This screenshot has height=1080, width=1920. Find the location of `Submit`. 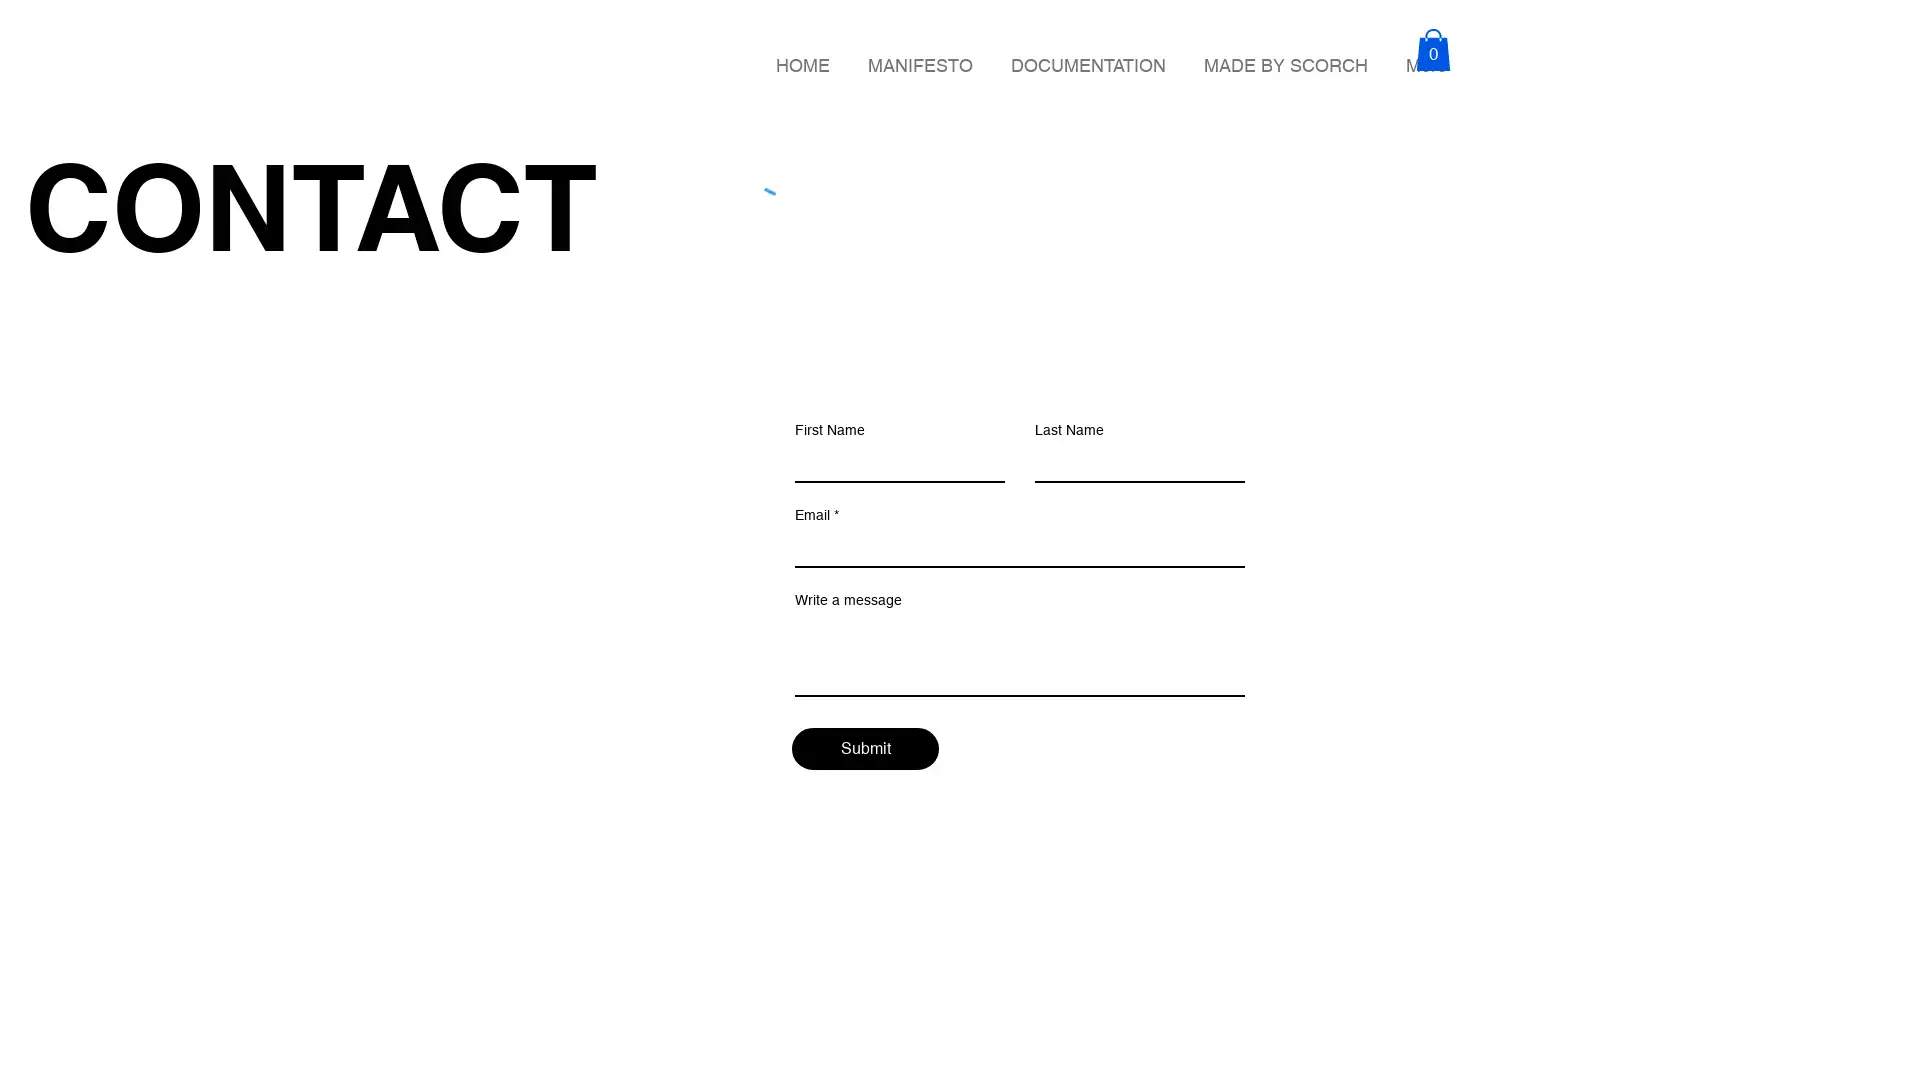

Submit is located at coordinates (865, 748).